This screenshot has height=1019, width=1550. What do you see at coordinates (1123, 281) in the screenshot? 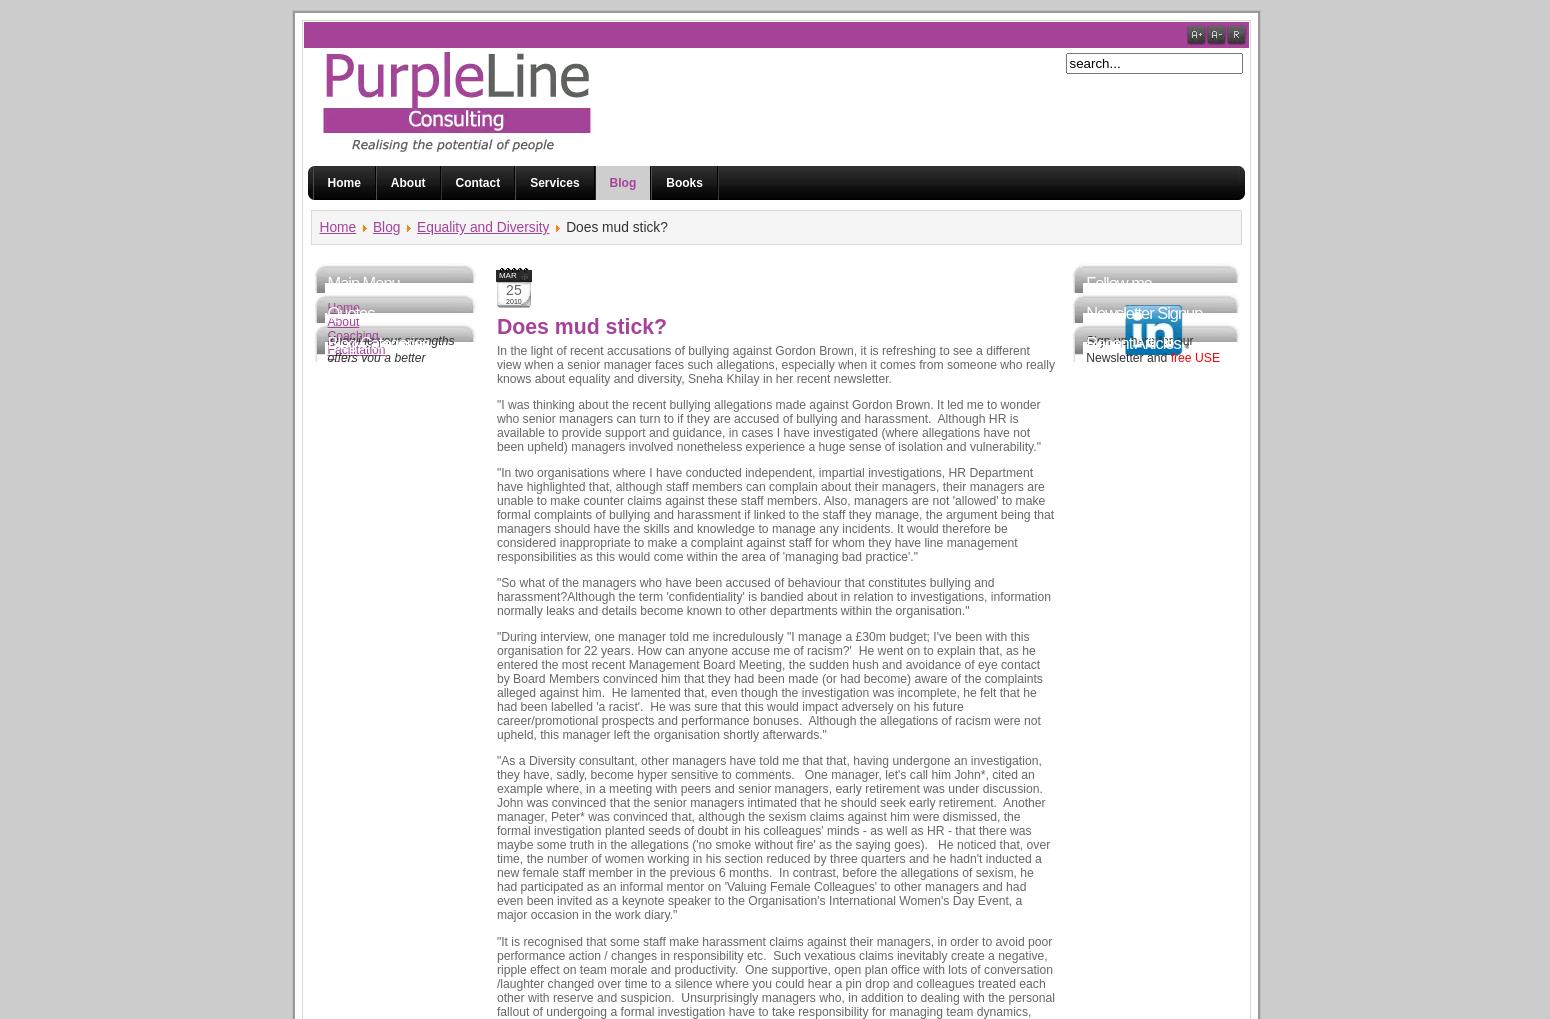
I see `'Follow me...'` at bounding box center [1123, 281].